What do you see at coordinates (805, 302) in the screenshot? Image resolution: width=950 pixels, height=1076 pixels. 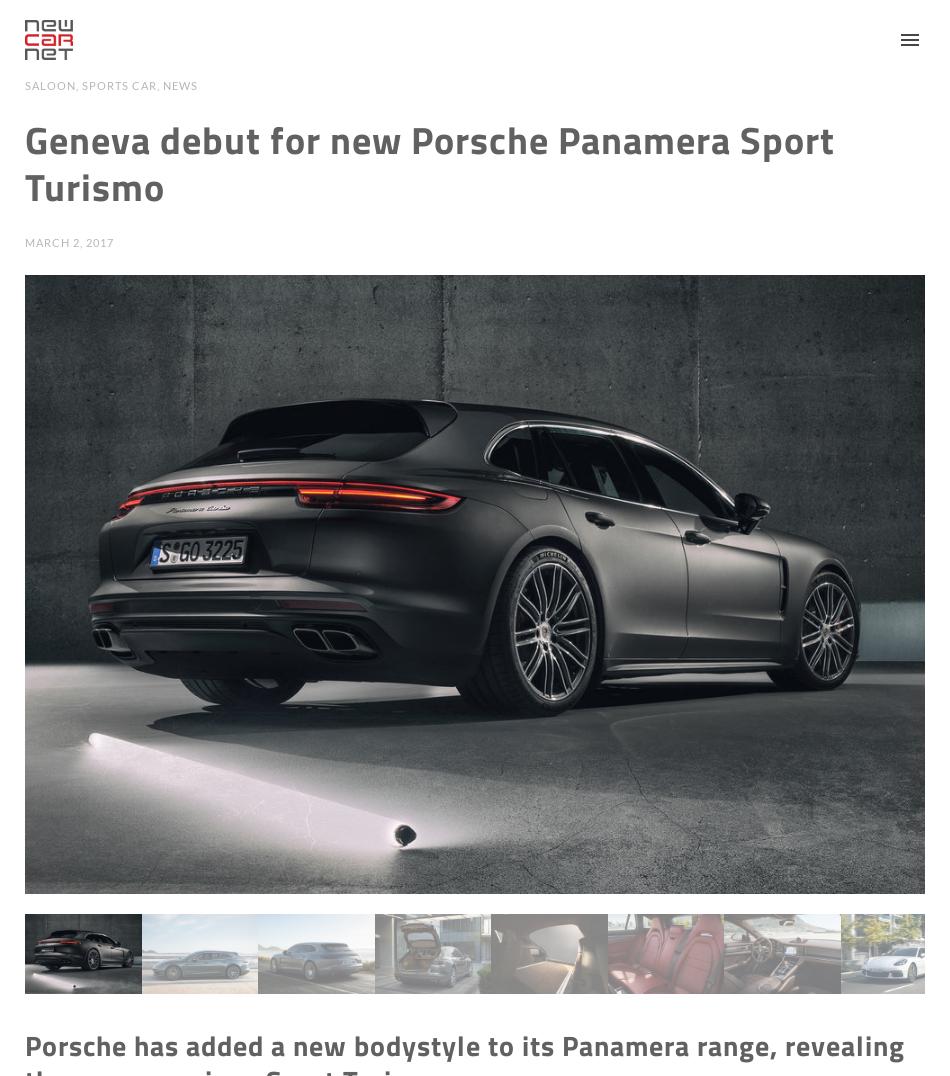 I see `'Video News'` at bounding box center [805, 302].